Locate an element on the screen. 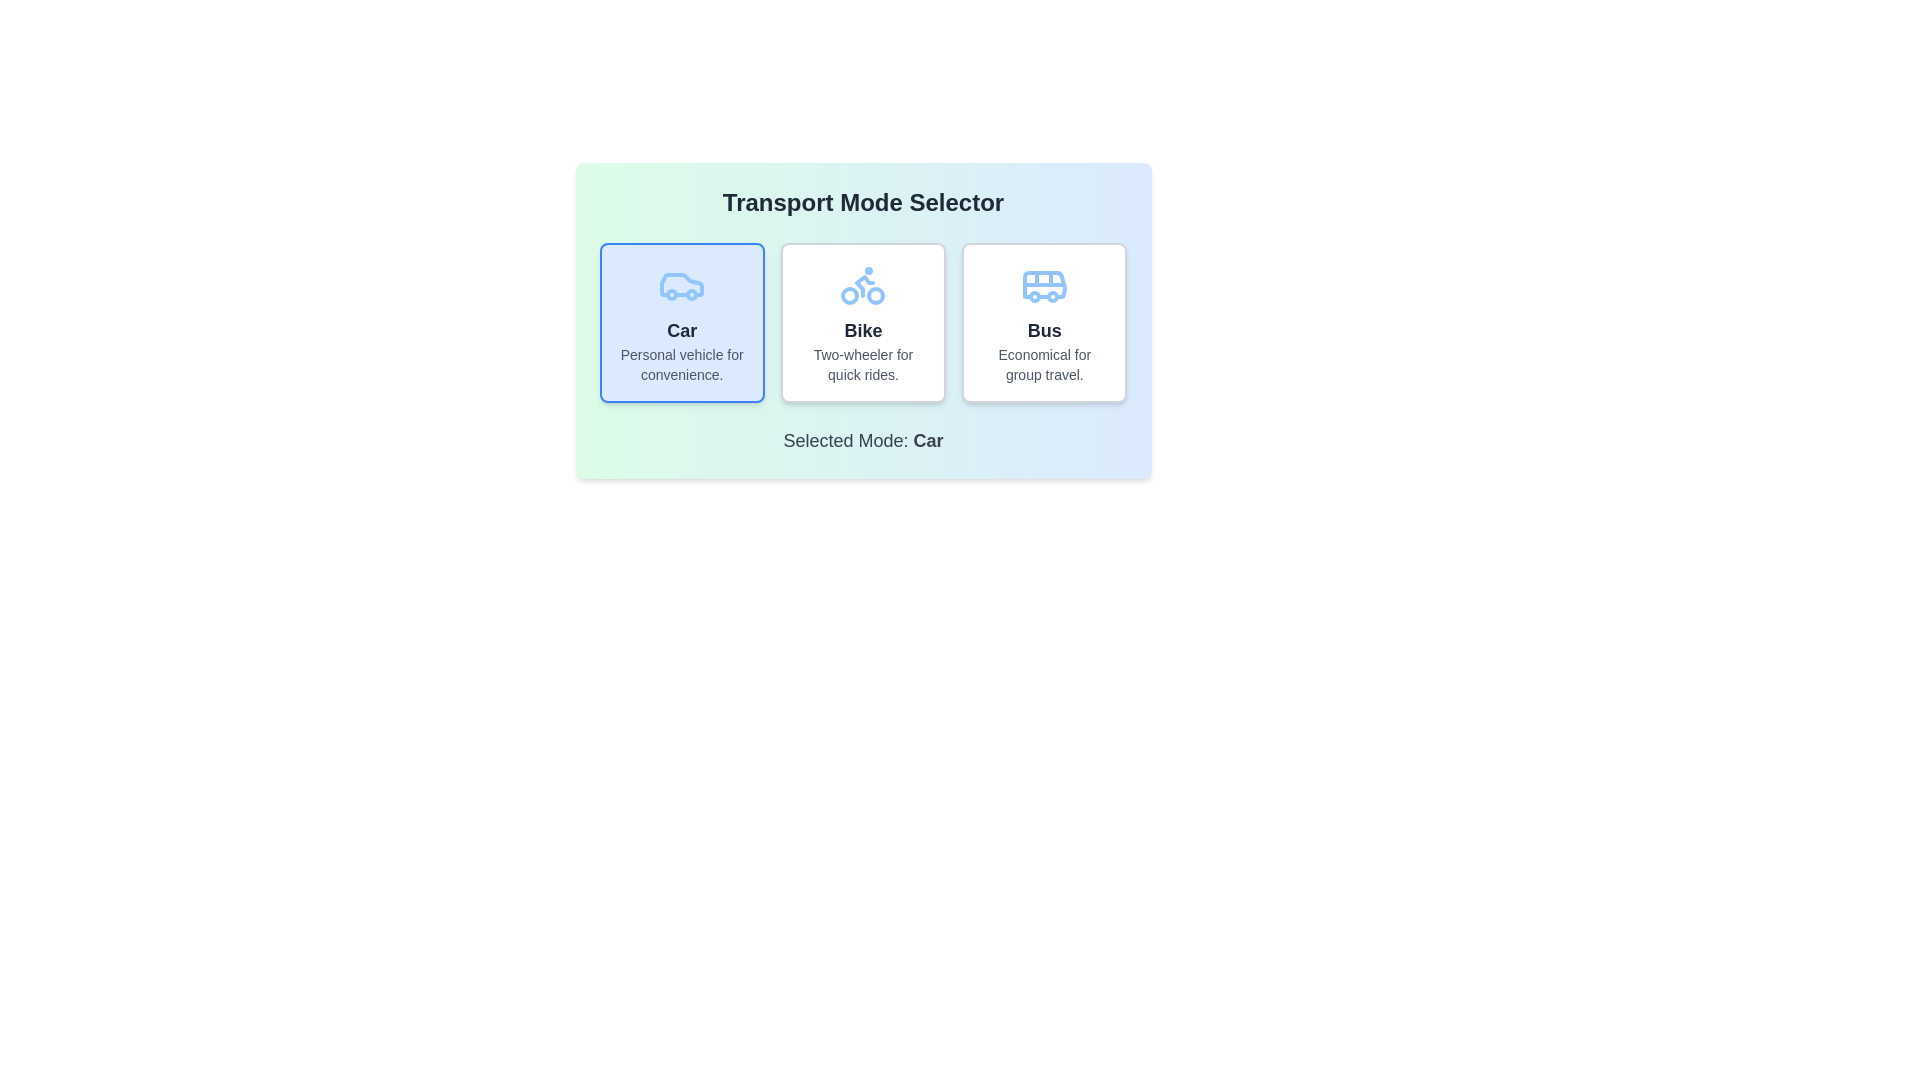 The width and height of the screenshot is (1920, 1080). the blue rectangular panel with rounded corners that displays the icon of a car and the text 'Car' is located at coordinates (682, 322).